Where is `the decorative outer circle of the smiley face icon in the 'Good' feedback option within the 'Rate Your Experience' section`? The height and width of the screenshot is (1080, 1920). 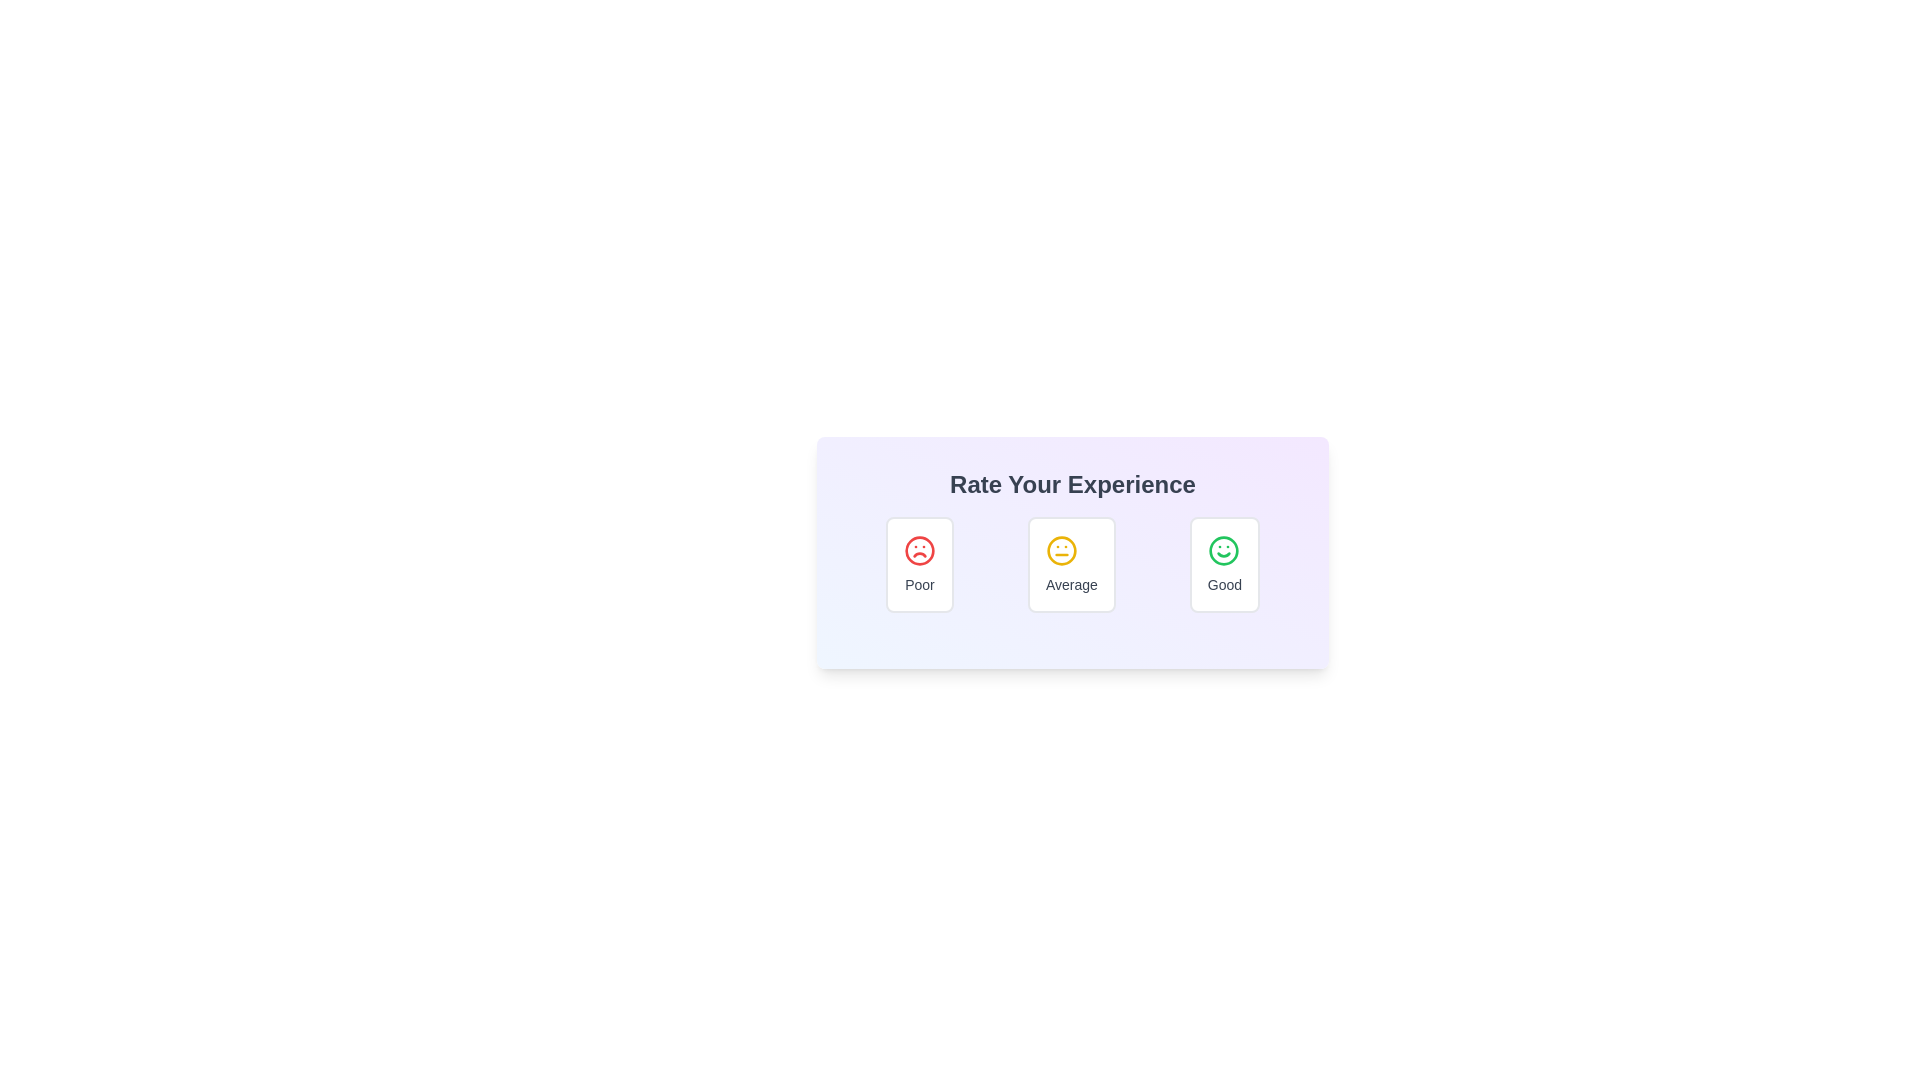
the decorative outer circle of the smiley face icon in the 'Good' feedback option within the 'Rate Your Experience' section is located at coordinates (1222, 551).